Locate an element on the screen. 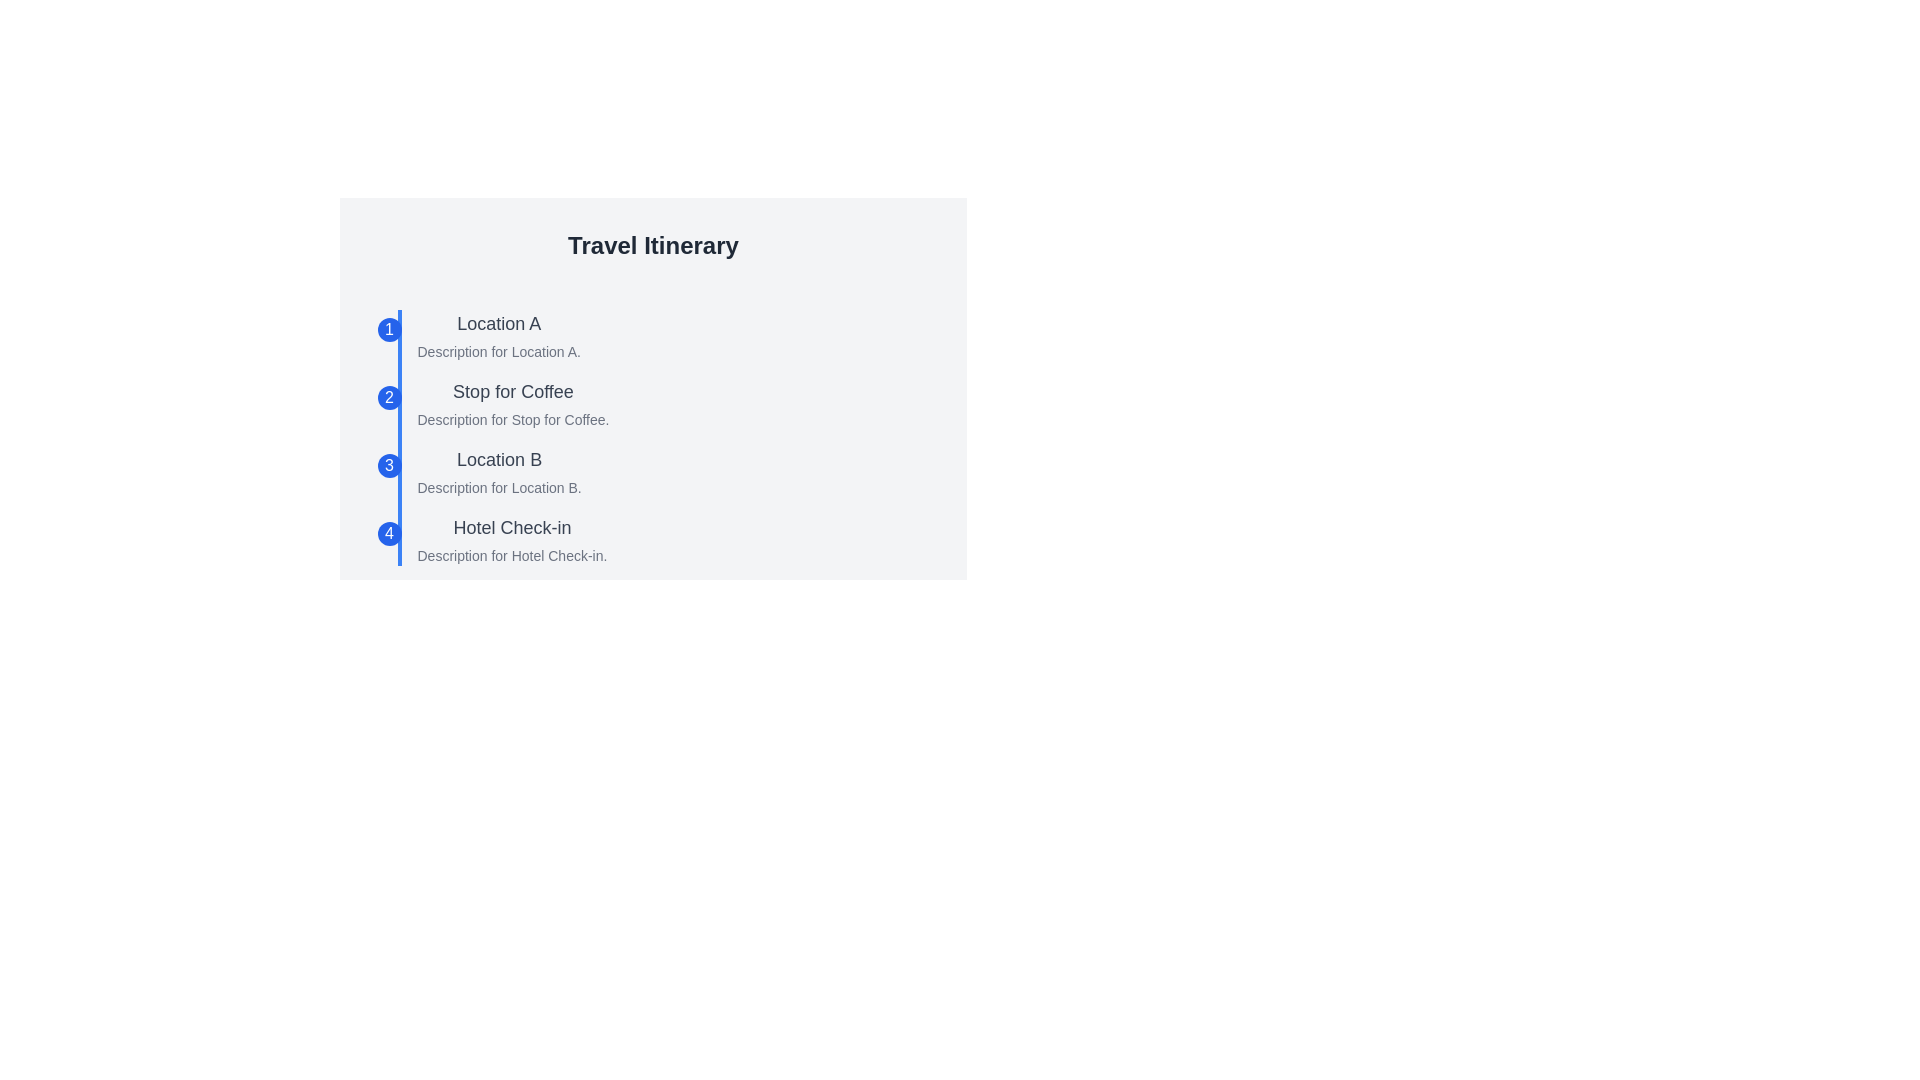 The height and width of the screenshot is (1080, 1920). the third Step Indicator Badge located to the left of the text 'Location B' in a vertical list of items is located at coordinates (389, 466).